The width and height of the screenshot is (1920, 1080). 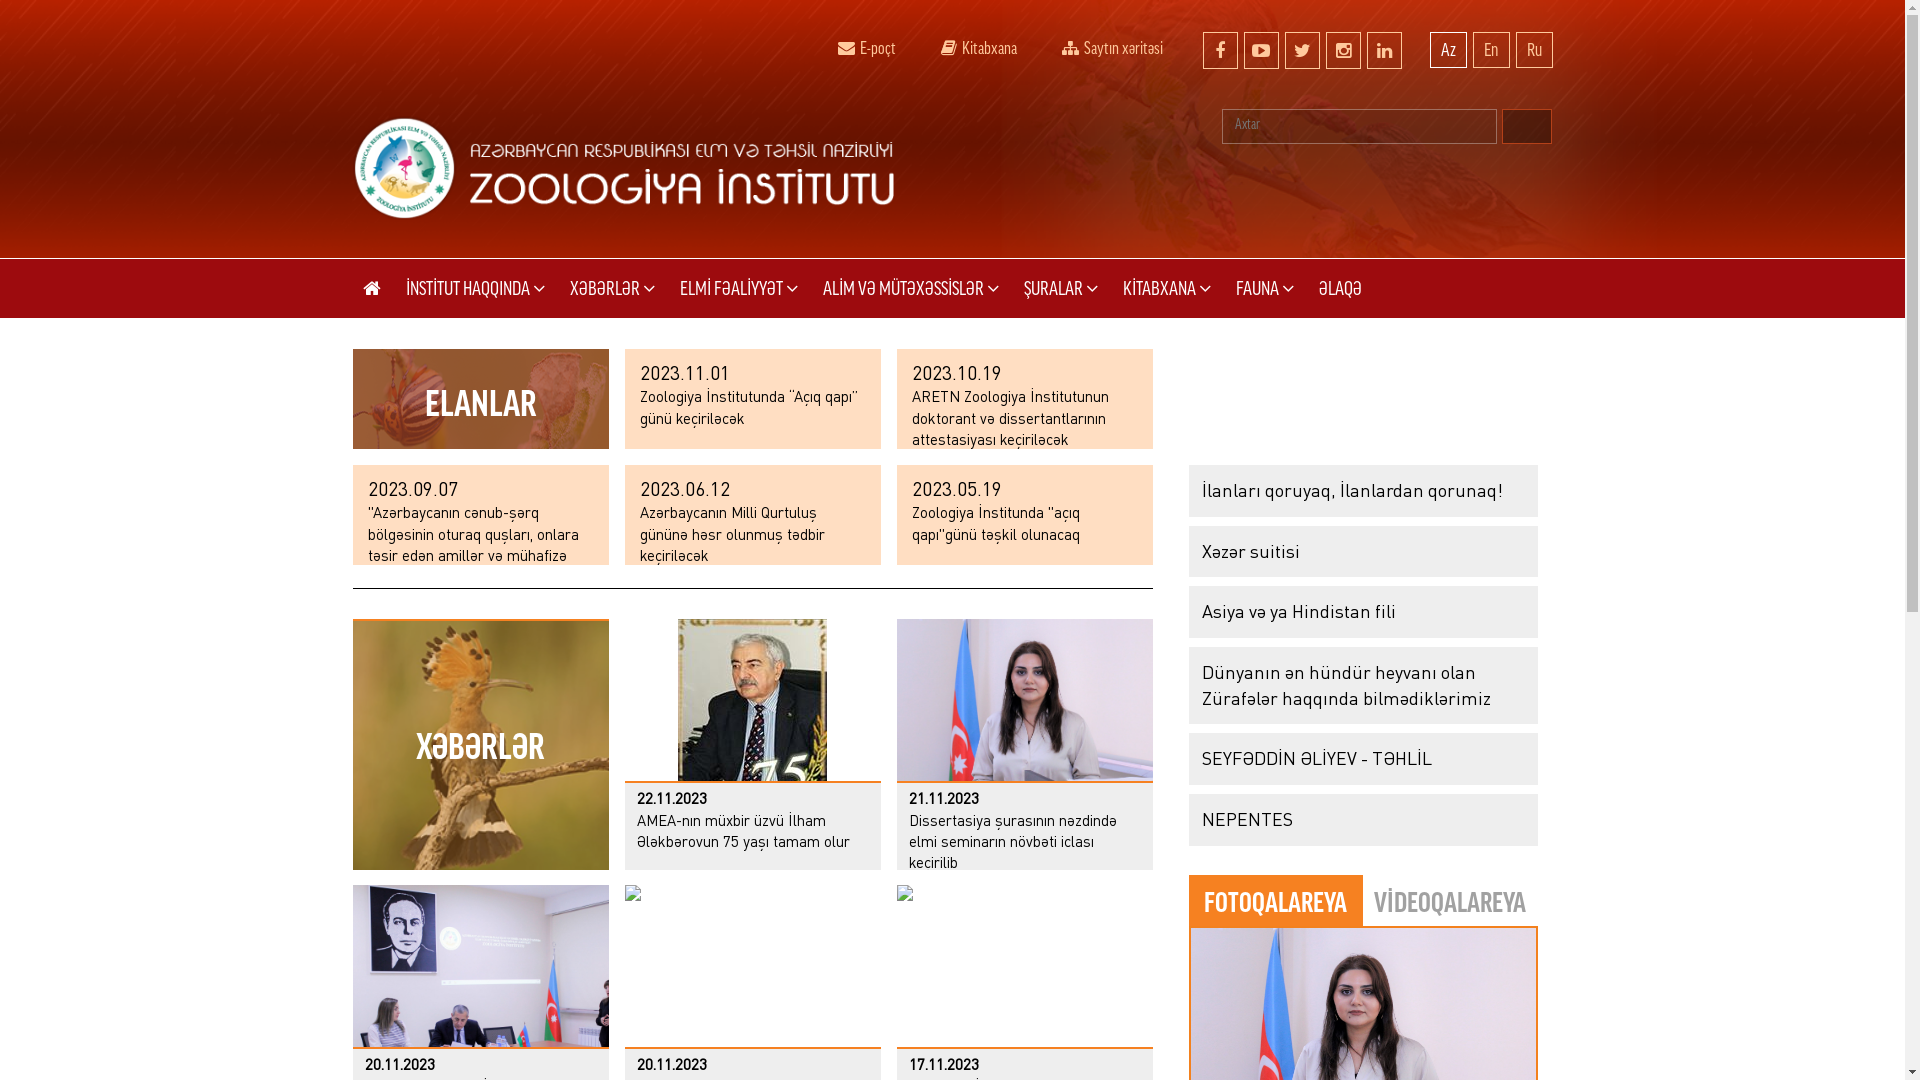 I want to click on 'FOTOQALAREYA', so click(x=1274, y=901).